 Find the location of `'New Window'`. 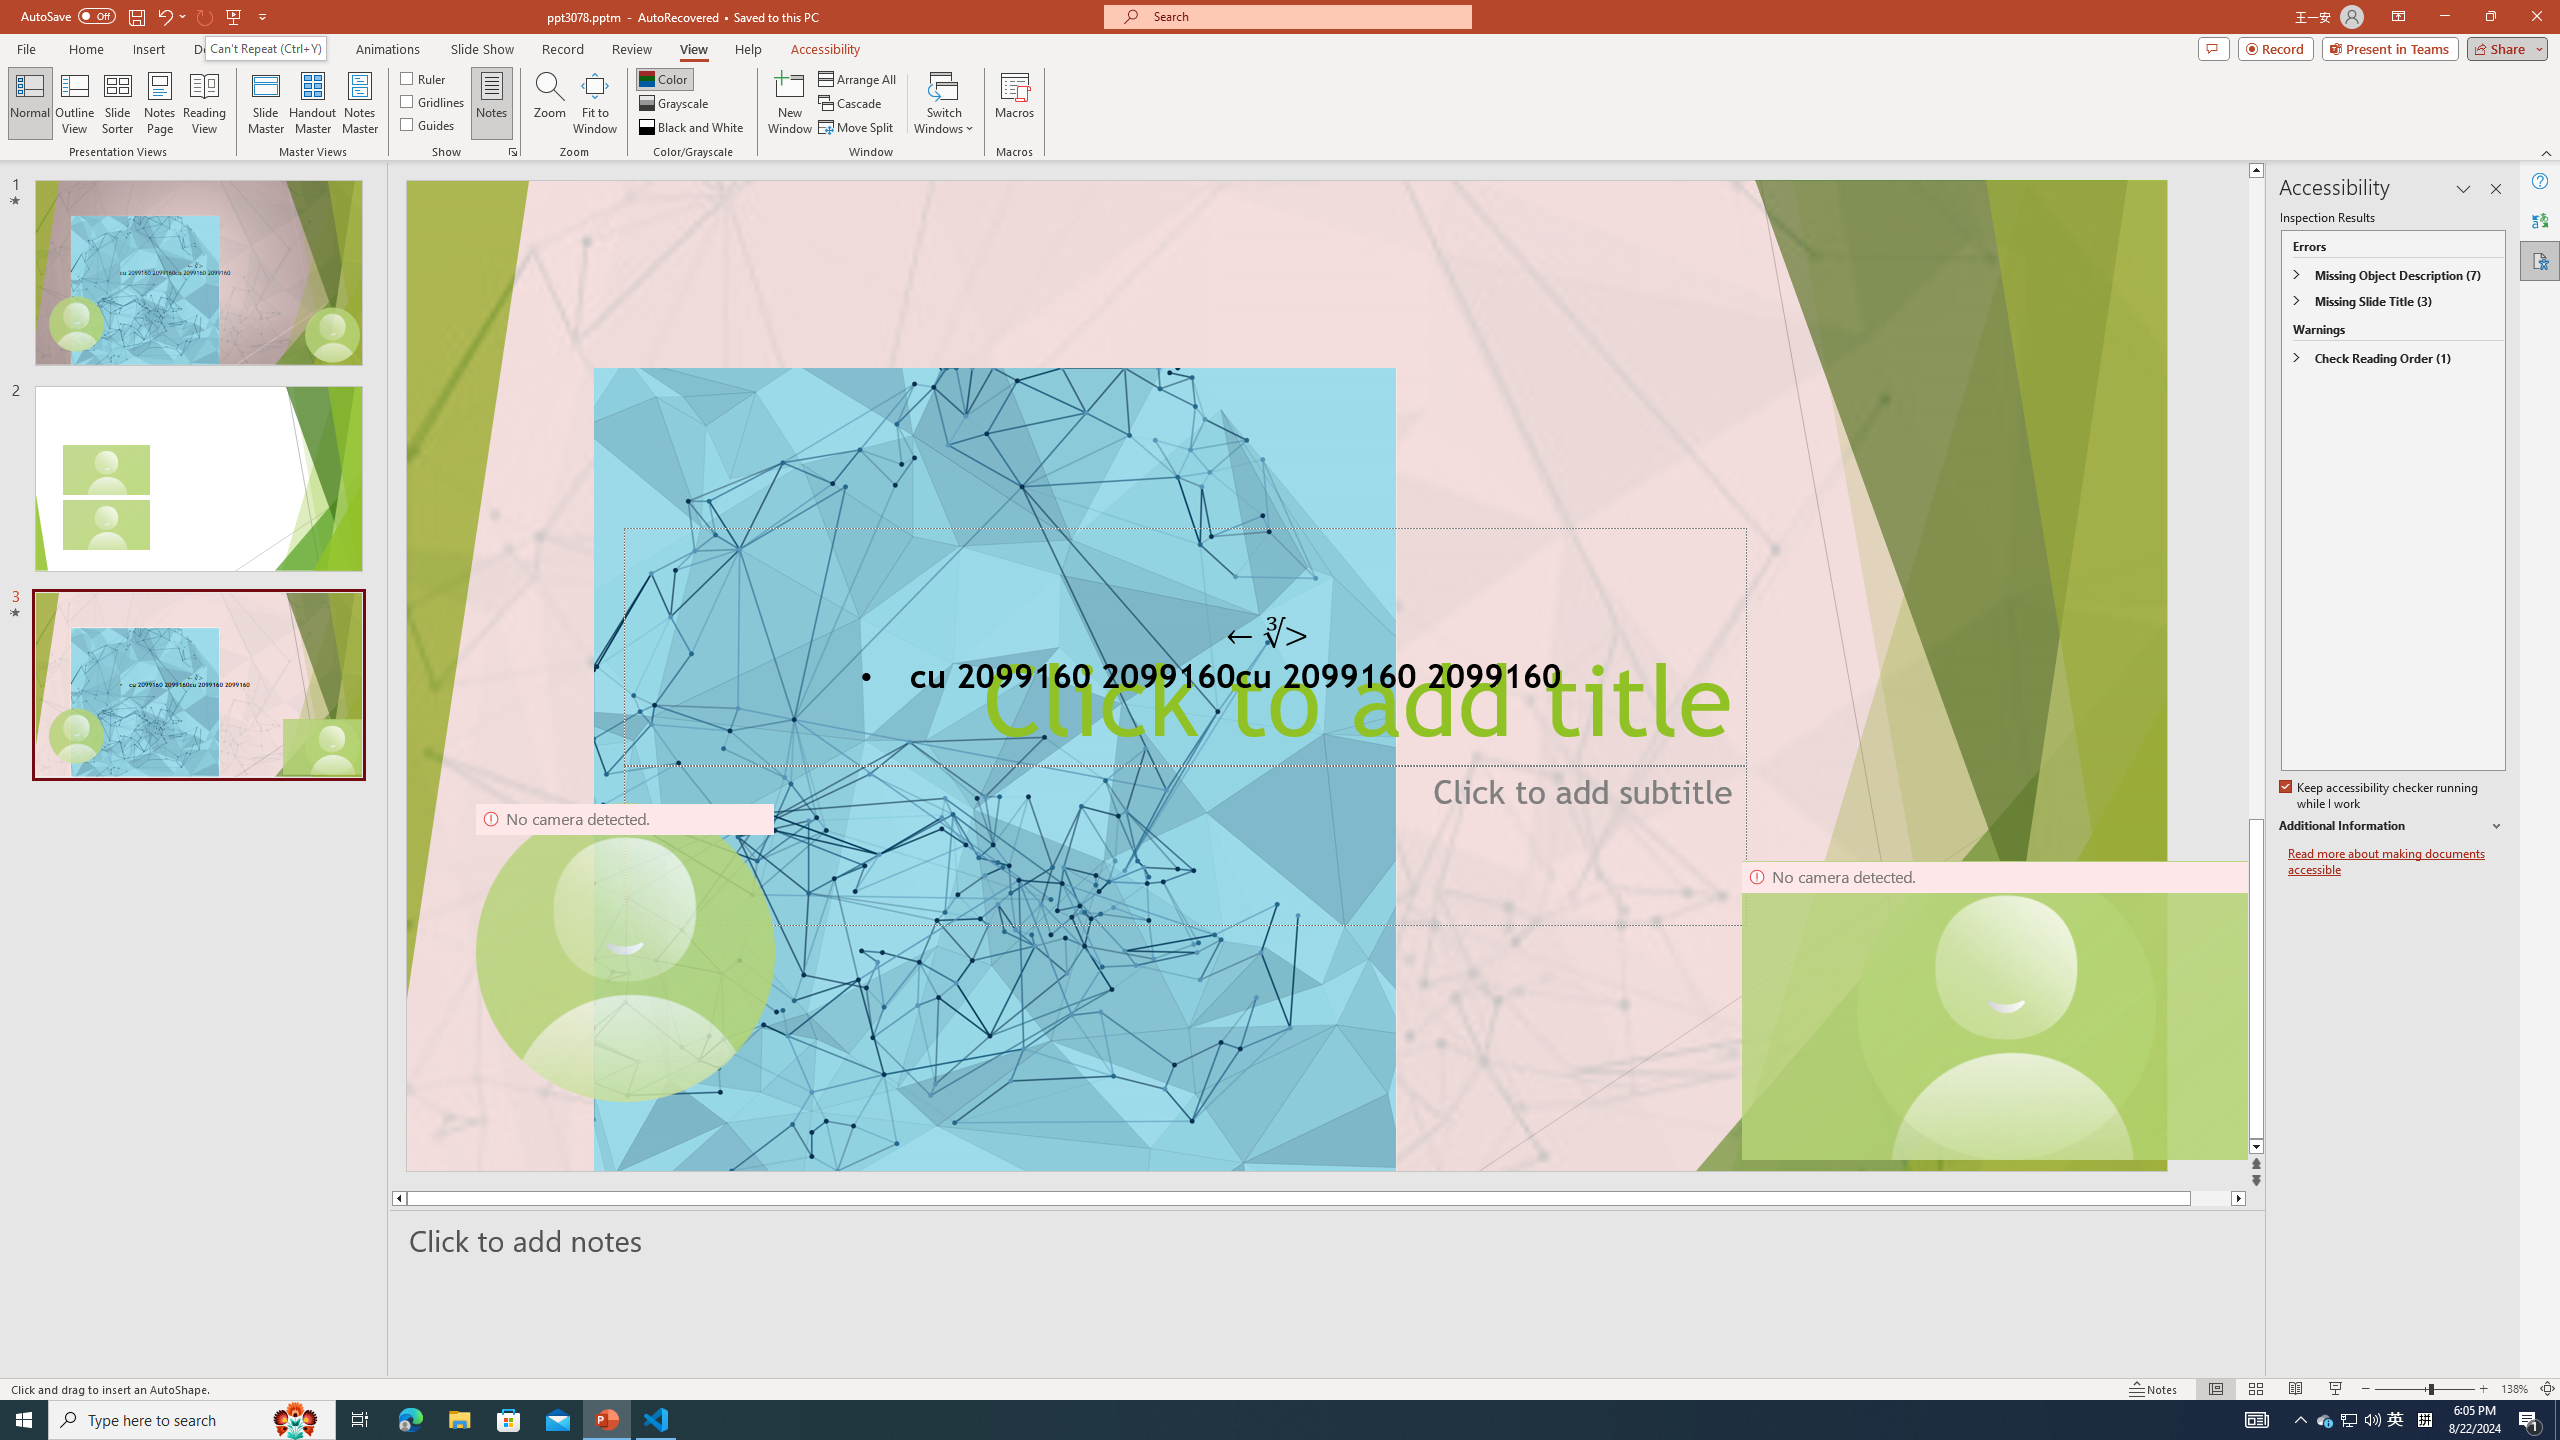

'New Window' is located at coordinates (788, 103).